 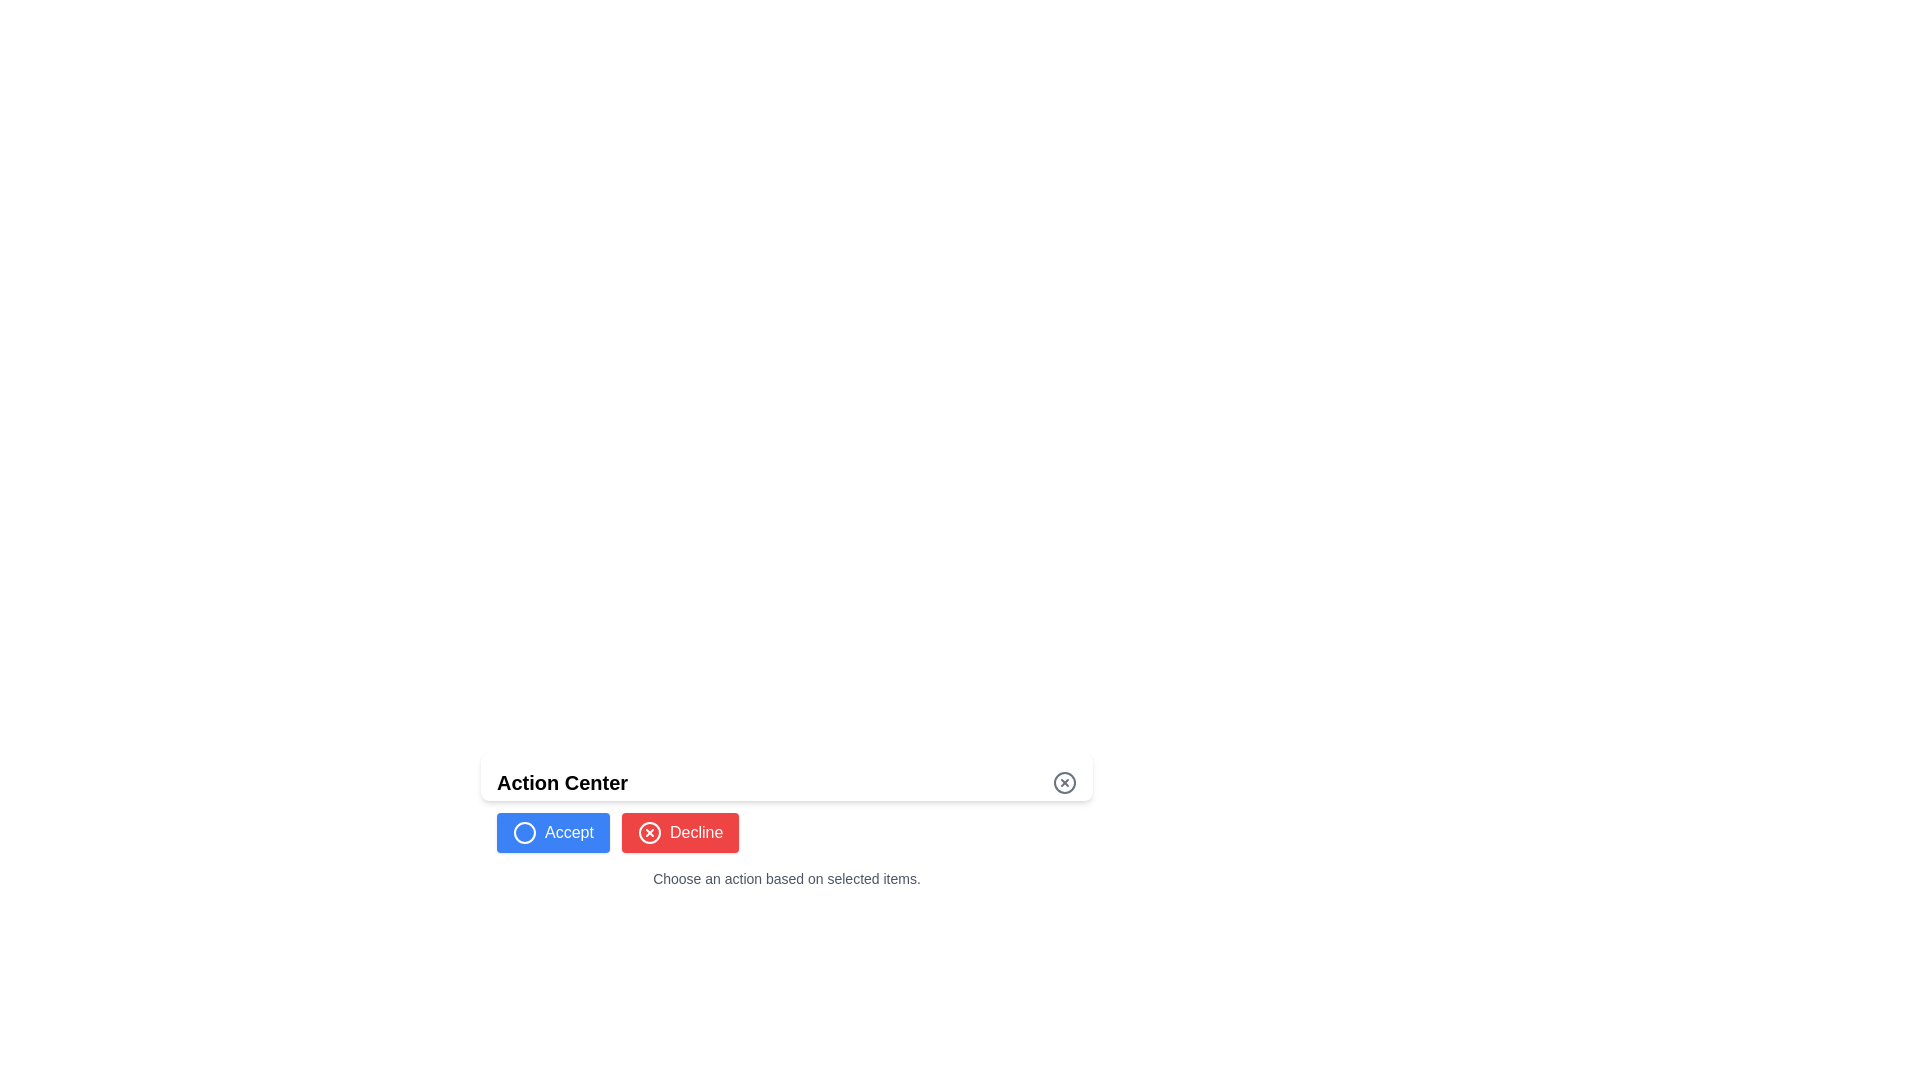 I want to click on the small circular gray button with an 'X' icon located in the top-right corner of the 'Action Center' section, so click(x=1064, y=782).